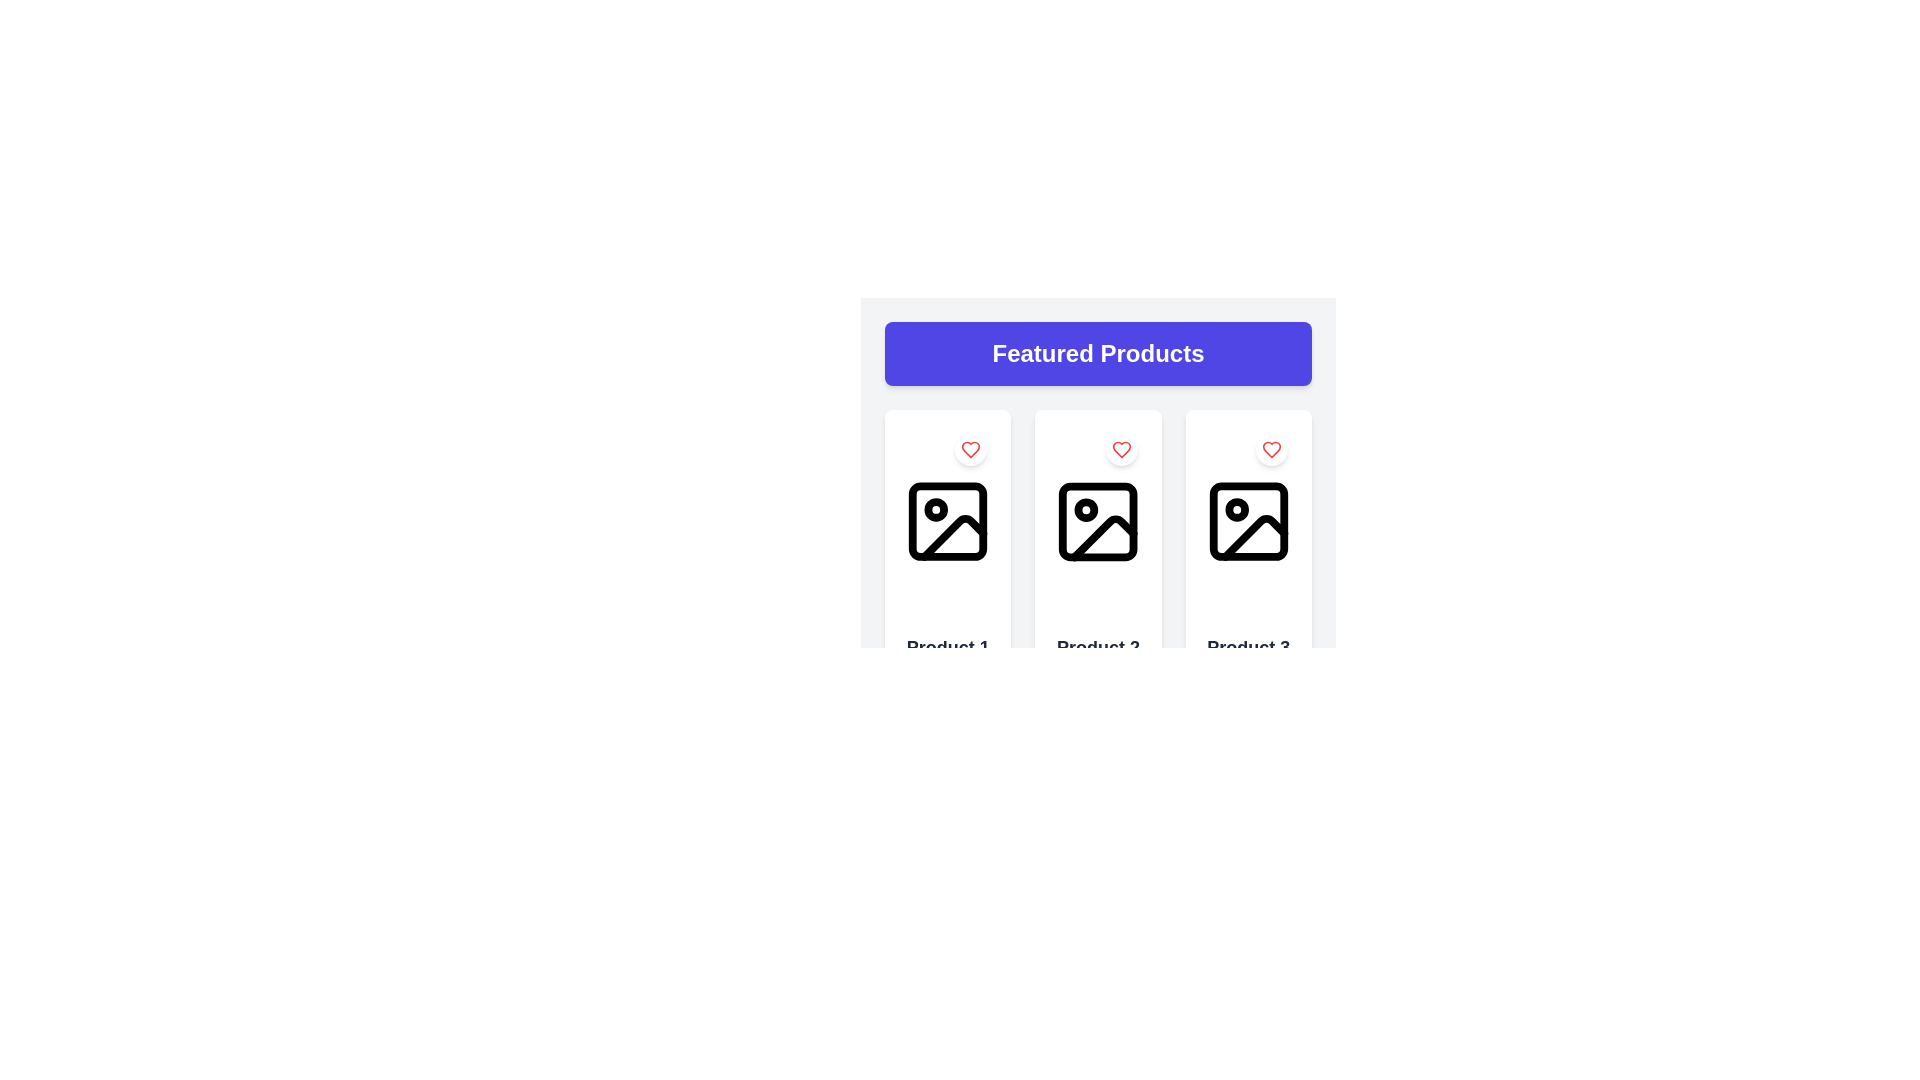 The image size is (1920, 1080). Describe the element at coordinates (1097, 353) in the screenshot. I see `text label titled 'Featured Products' located at the top center of a section with a purple rectangular background, above product cards` at that location.